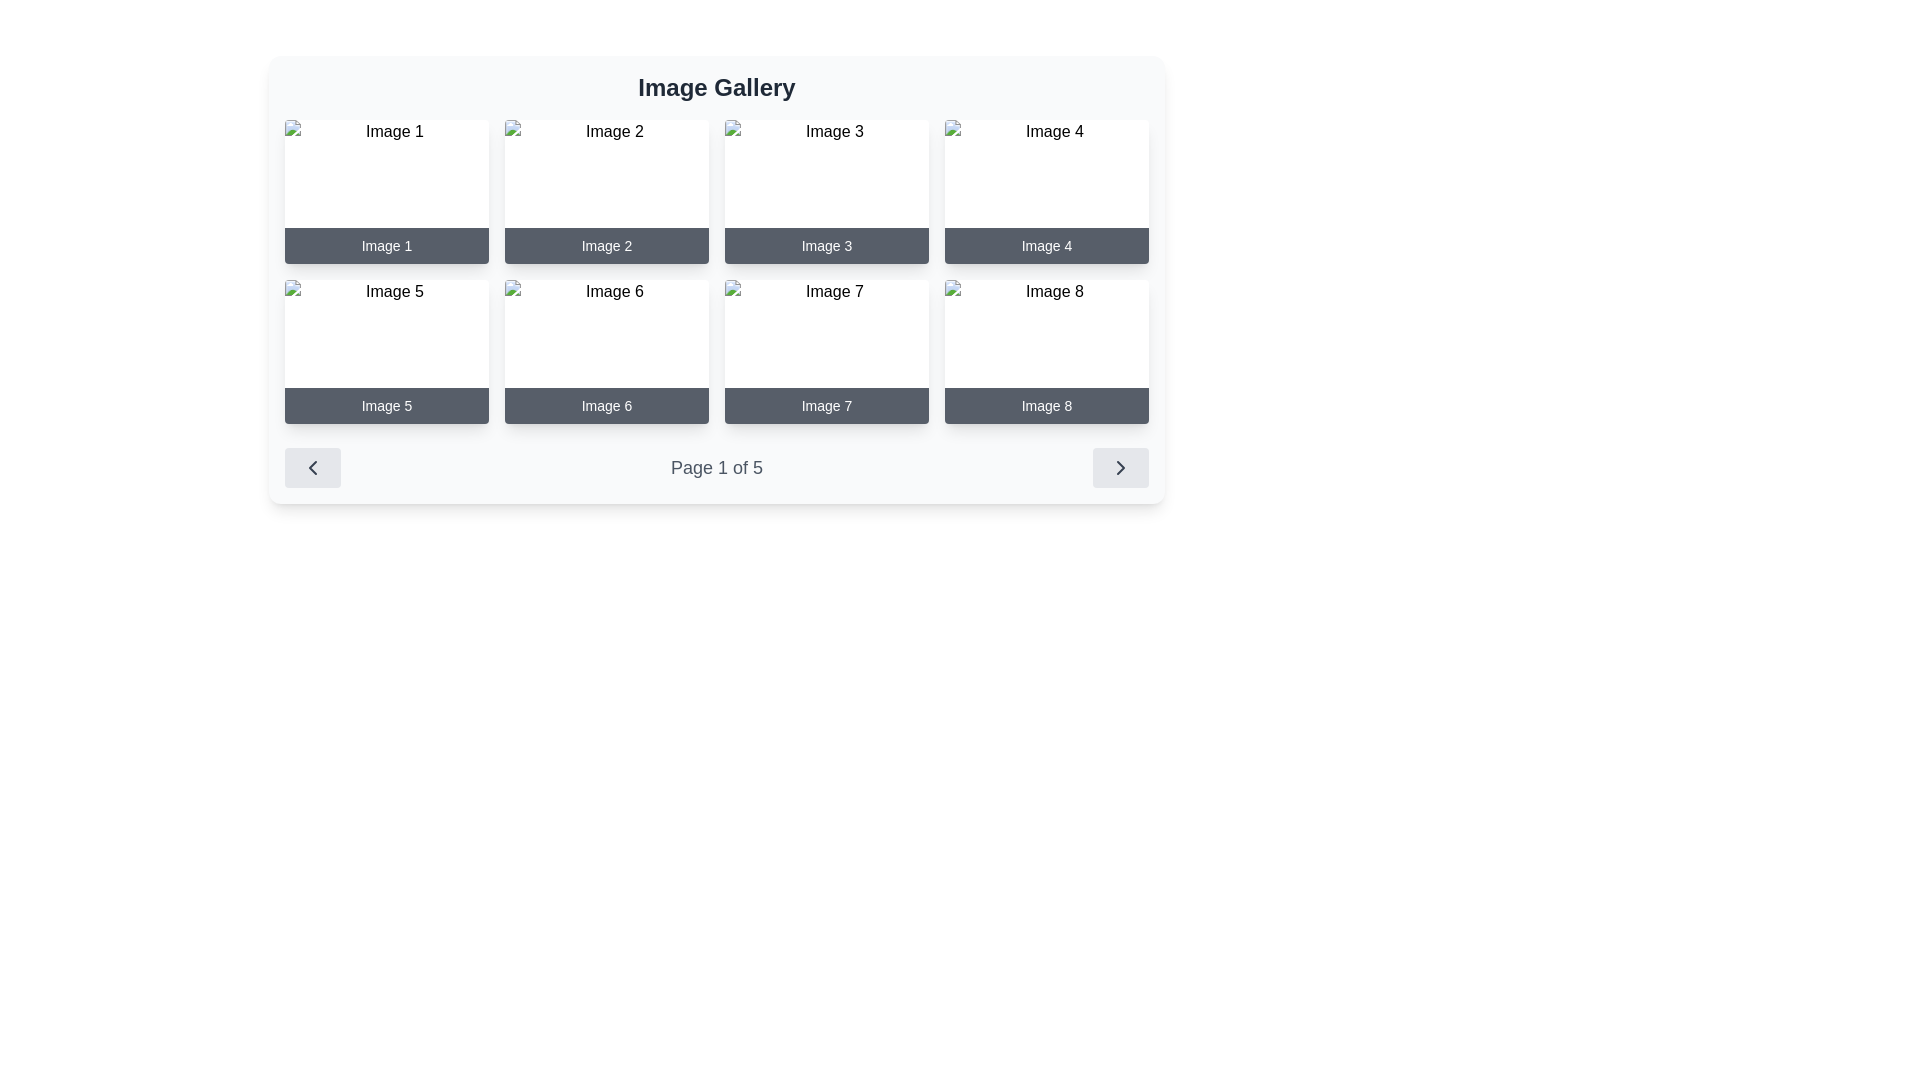 The image size is (1920, 1080). What do you see at coordinates (605, 245) in the screenshot?
I see `the text label located at the bottom section of the card labeled 'Image 2', which is positioned in the top row, second from the left in a 2x4 grid layout` at bounding box center [605, 245].